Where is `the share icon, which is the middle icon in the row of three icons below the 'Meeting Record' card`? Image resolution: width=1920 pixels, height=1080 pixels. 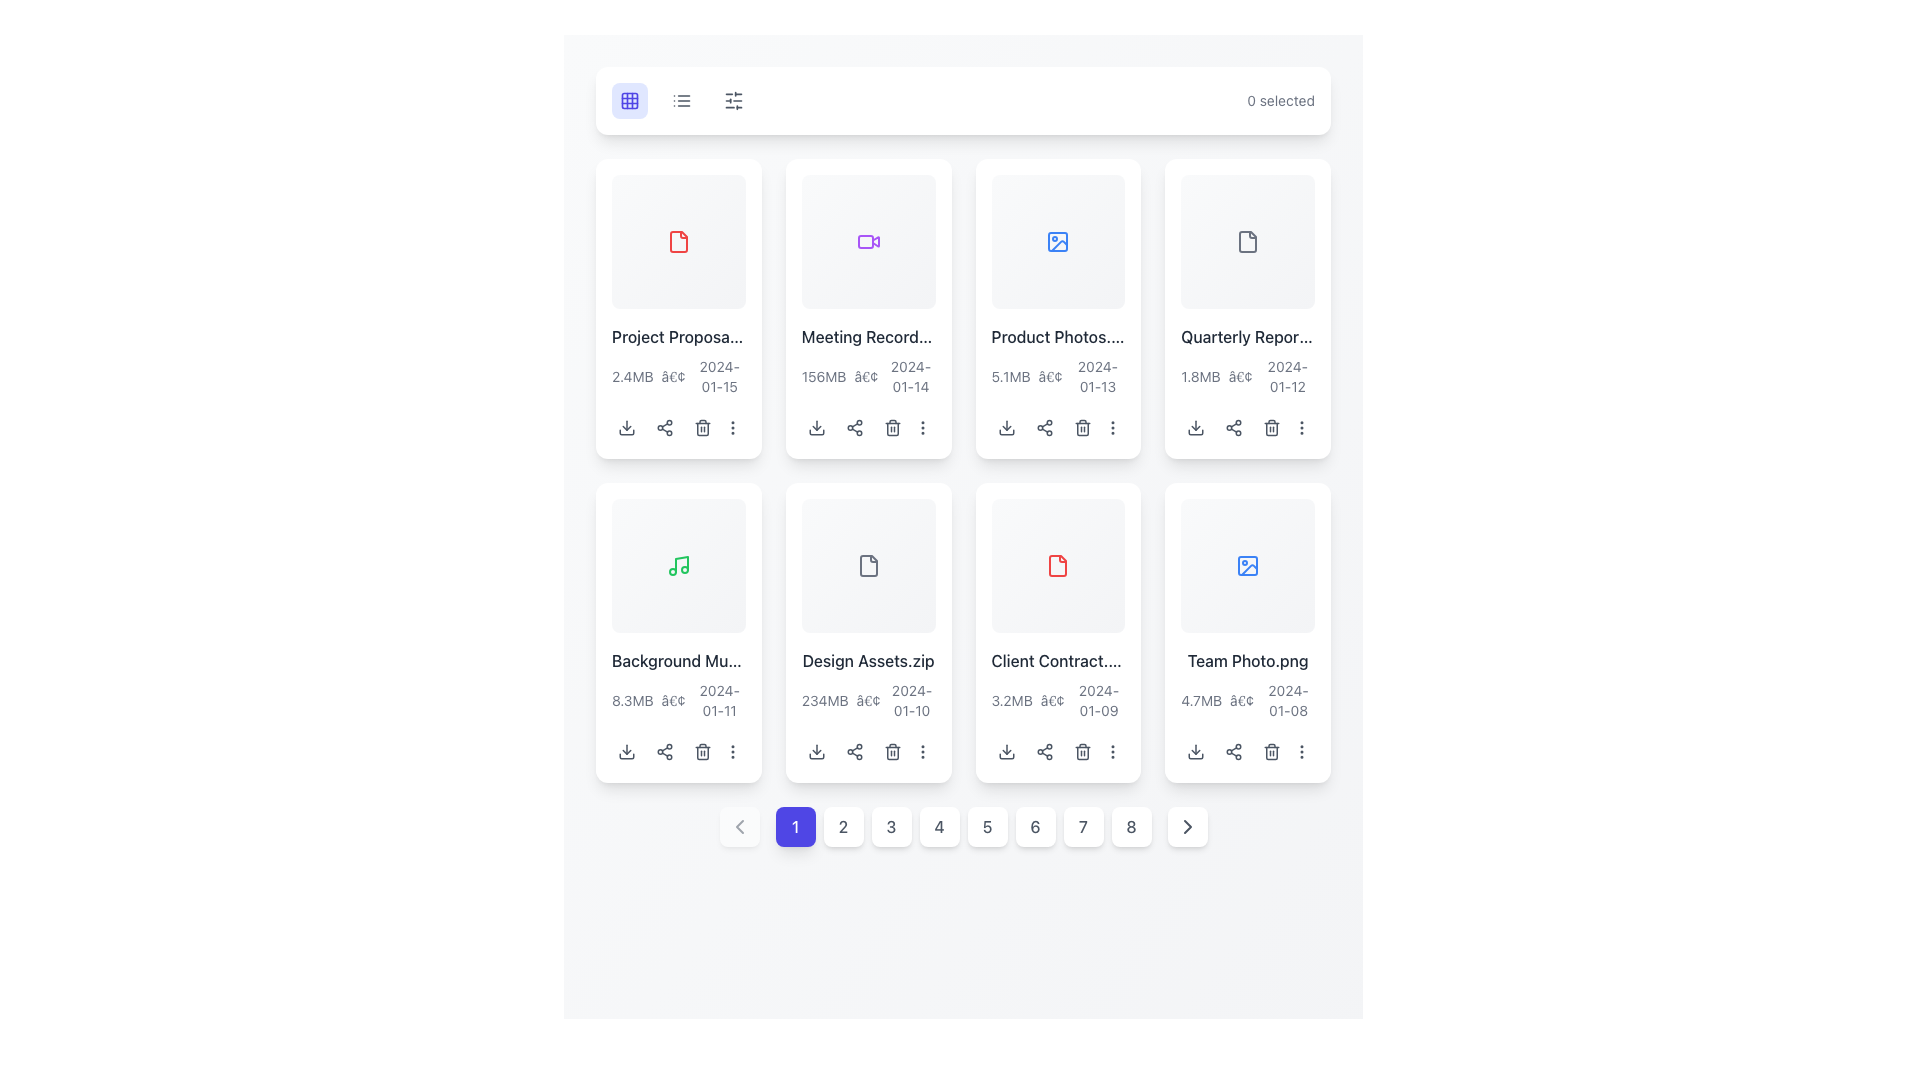 the share icon, which is the middle icon in the row of three icons below the 'Meeting Record' card is located at coordinates (854, 426).